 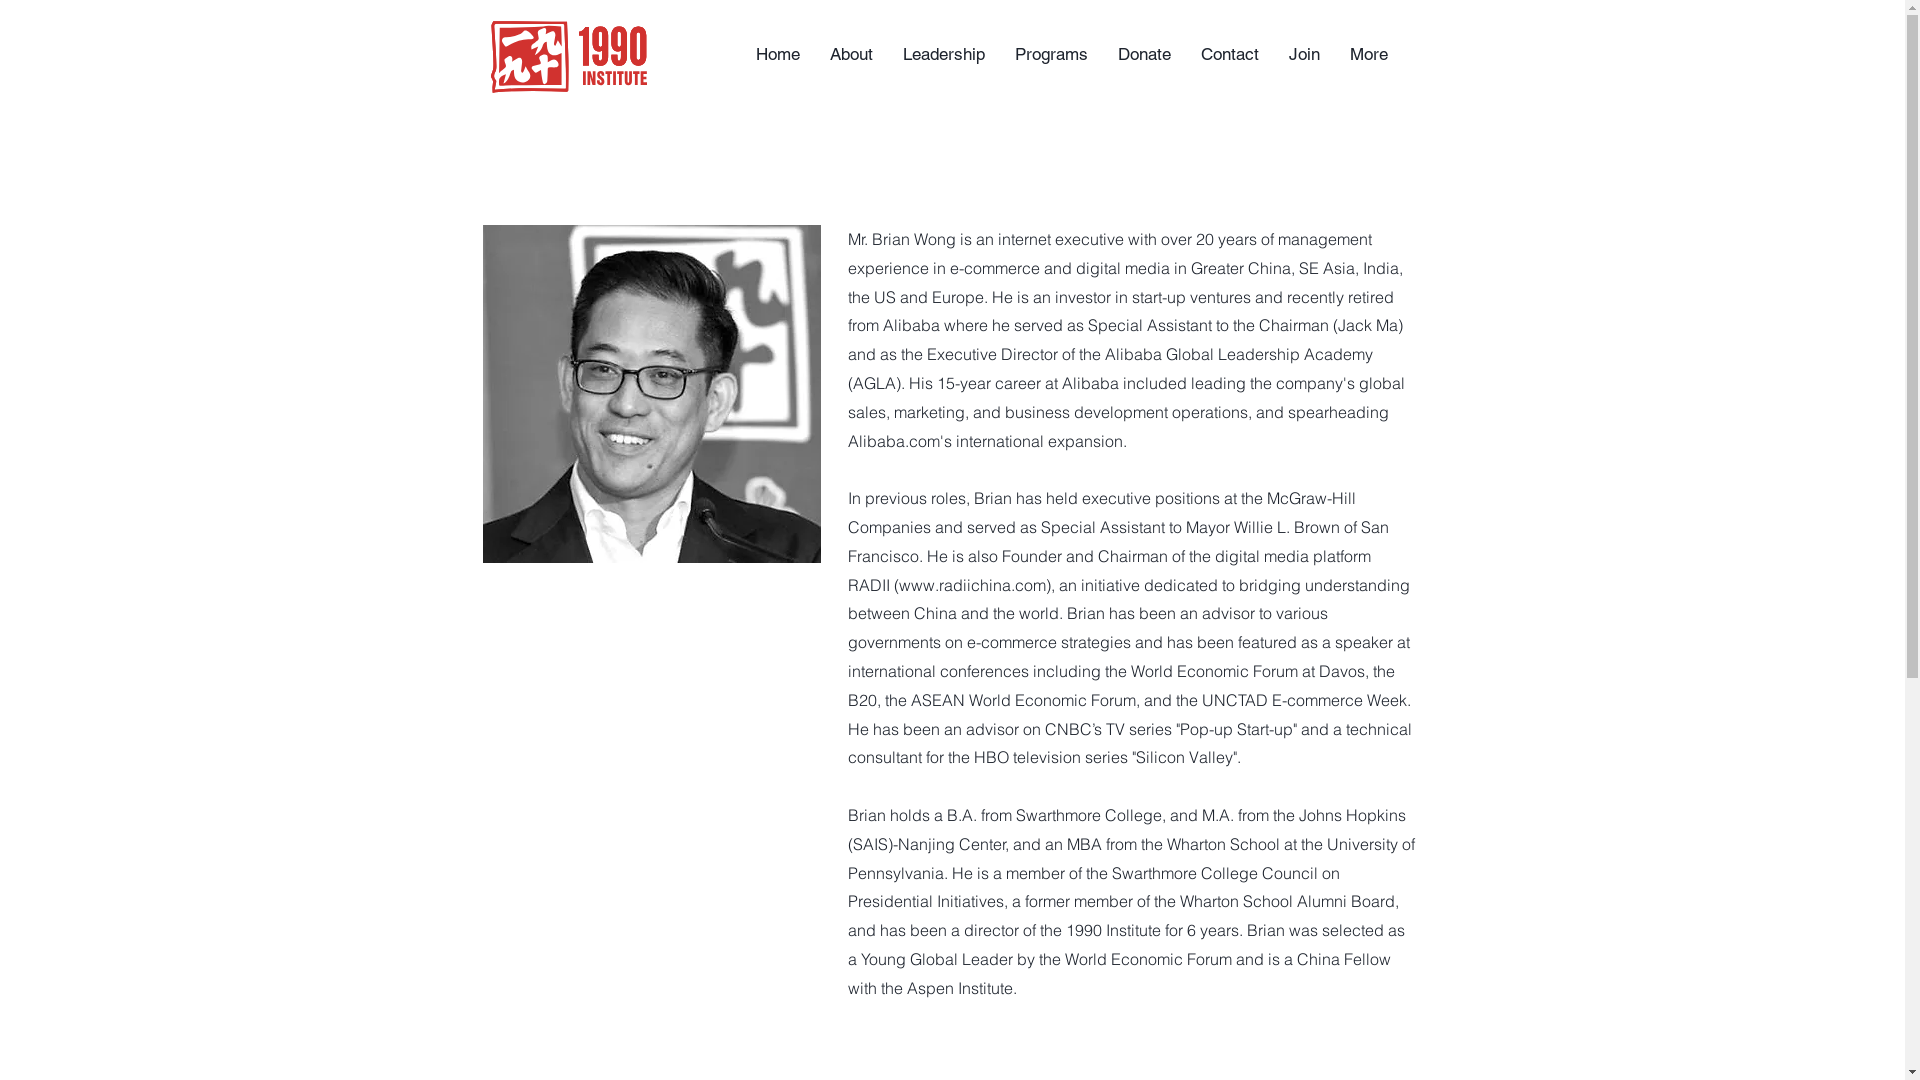 I want to click on 'Contact', so click(x=1185, y=53).